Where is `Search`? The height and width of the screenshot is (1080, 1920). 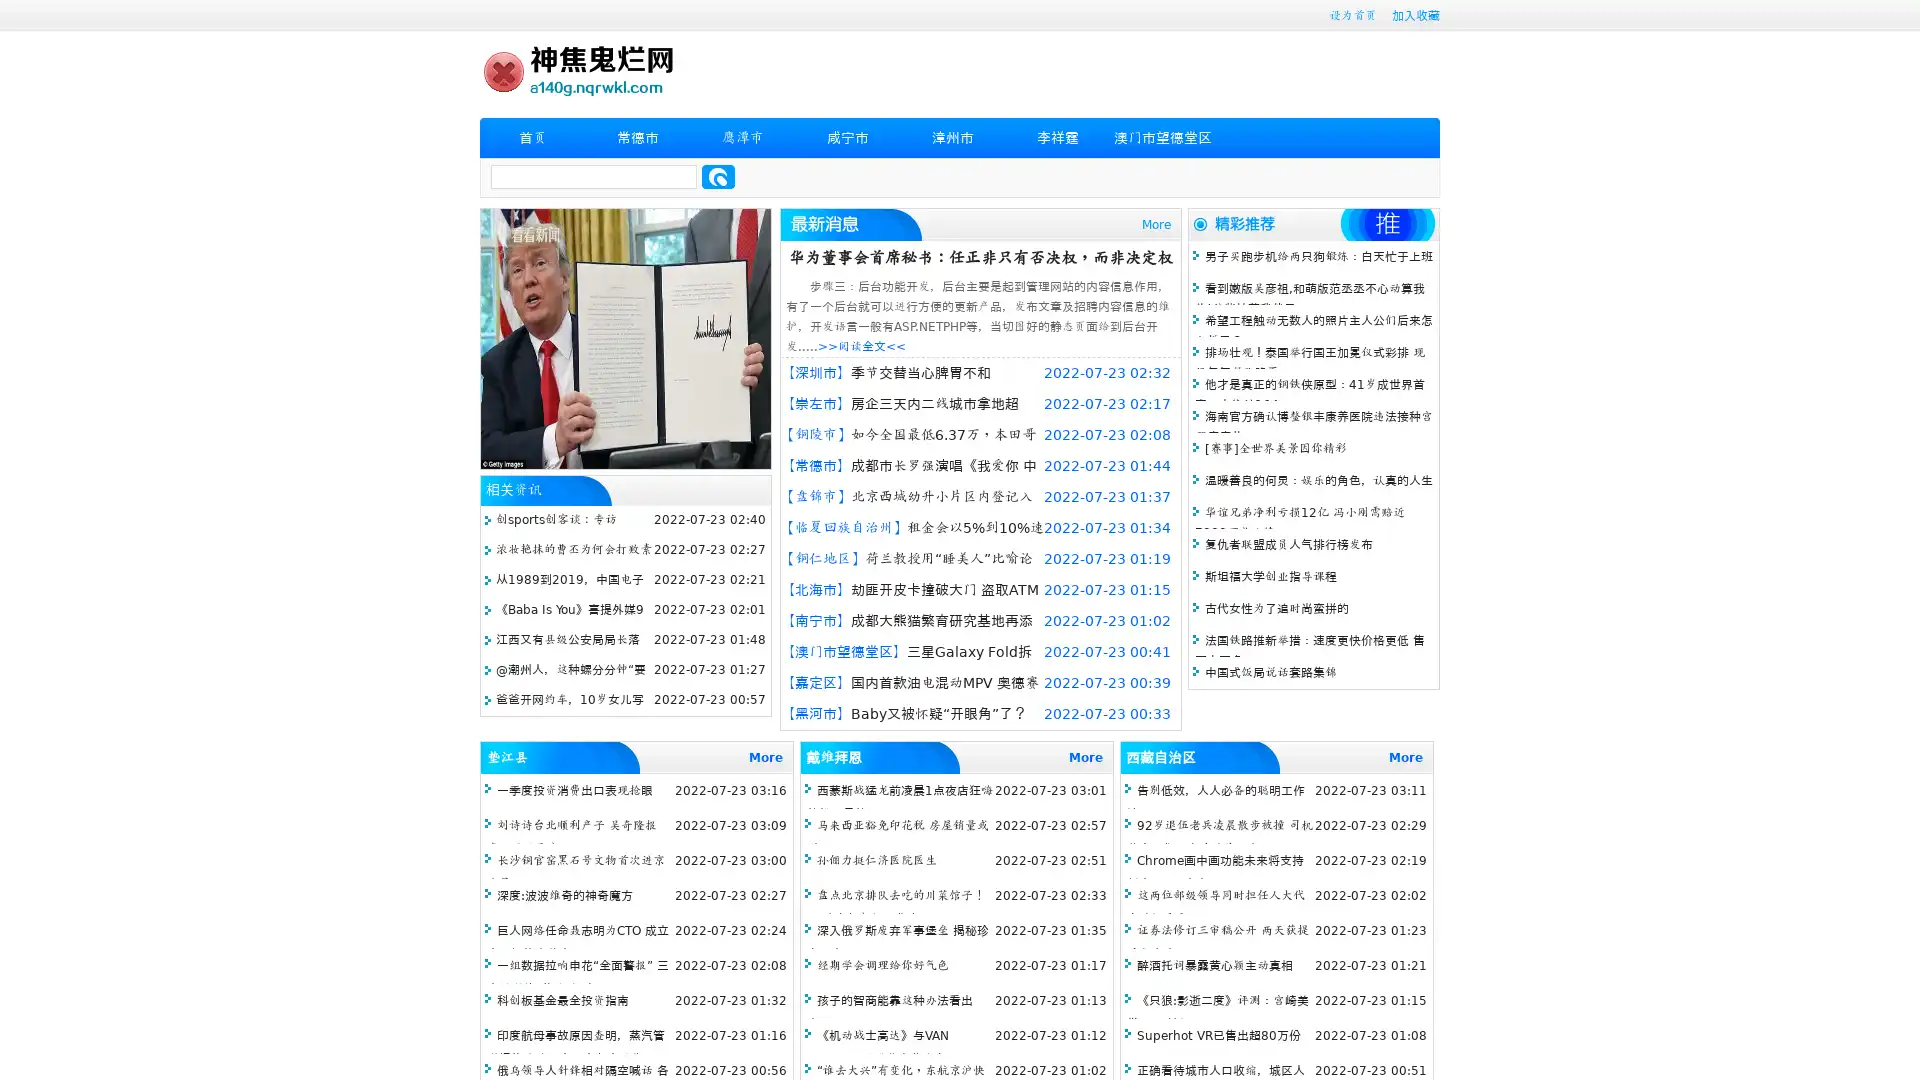
Search is located at coordinates (718, 176).